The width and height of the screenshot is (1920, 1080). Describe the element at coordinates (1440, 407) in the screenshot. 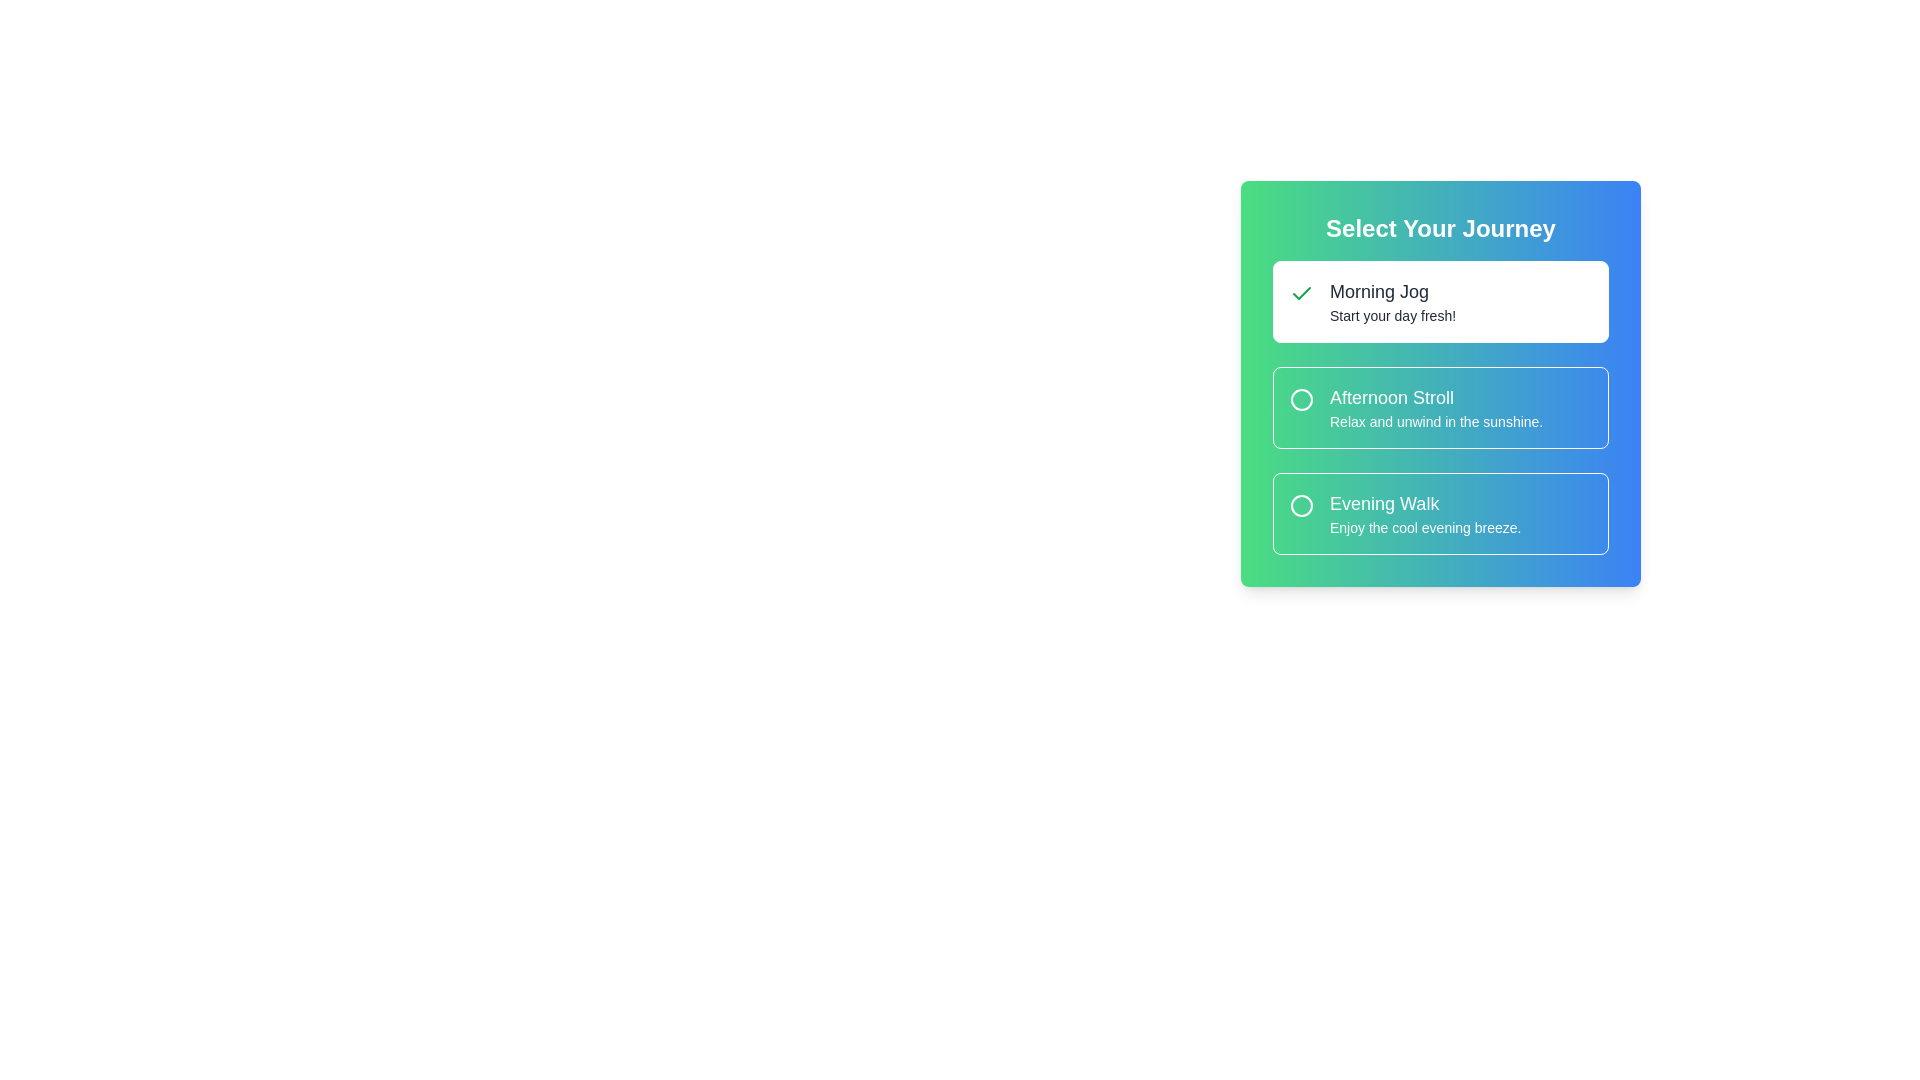

I see `the 'Afternoon Stroll' item in the vertical selection list` at that location.